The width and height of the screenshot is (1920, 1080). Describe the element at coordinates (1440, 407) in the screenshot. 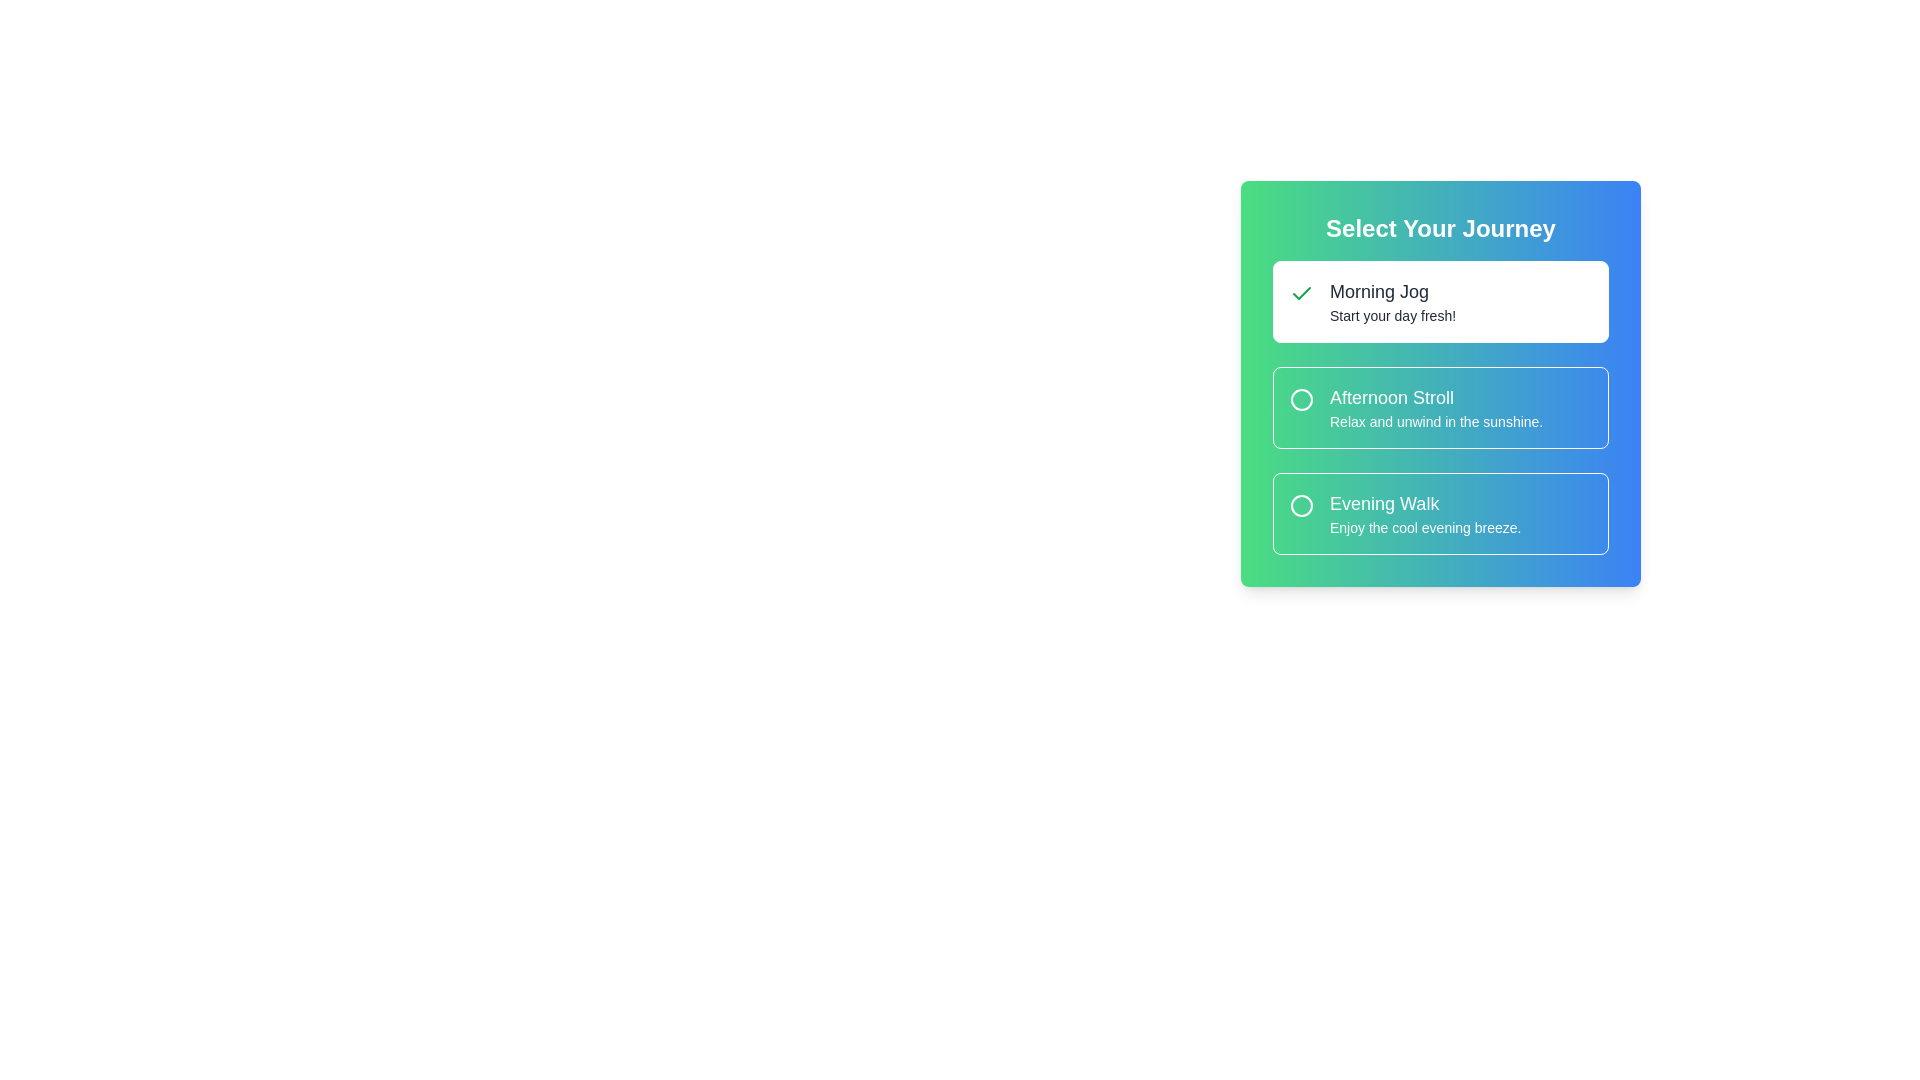

I see `the 'Afternoon Stroll' item in the vertical selection list` at that location.